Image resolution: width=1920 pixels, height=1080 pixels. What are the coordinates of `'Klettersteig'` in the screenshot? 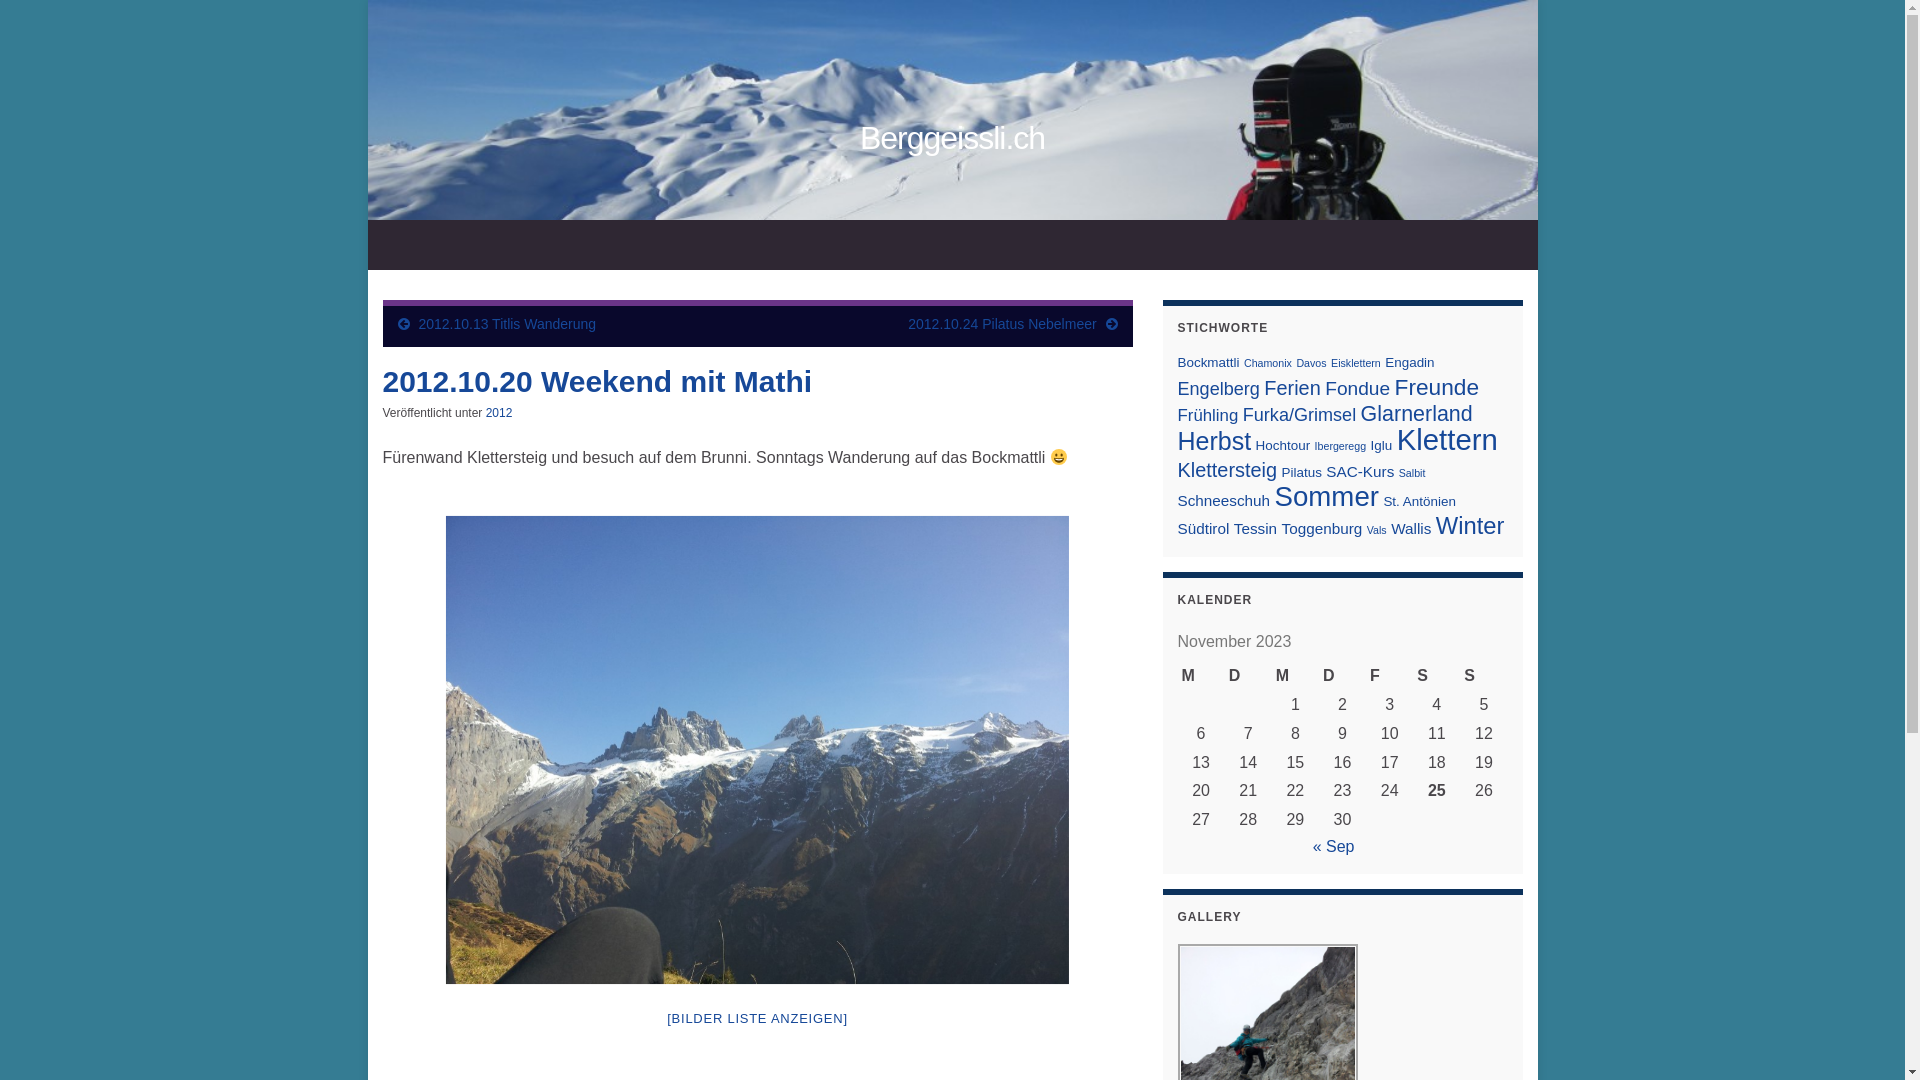 It's located at (1227, 470).